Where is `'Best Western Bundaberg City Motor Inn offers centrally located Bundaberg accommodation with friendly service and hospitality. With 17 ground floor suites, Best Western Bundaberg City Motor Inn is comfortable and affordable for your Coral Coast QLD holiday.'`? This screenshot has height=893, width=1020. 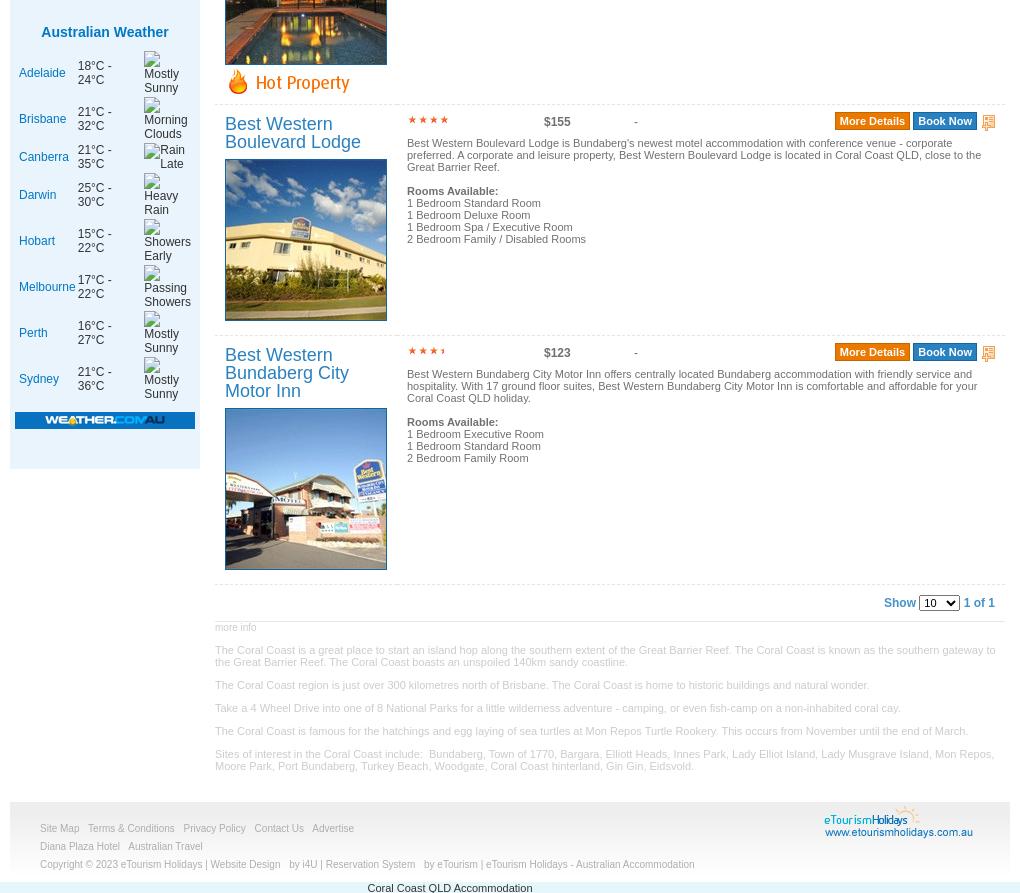 'Best Western Bundaberg City Motor Inn offers centrally located Bundaberg accommodation with friendly service and hospitality. With 17 ground floor suites, Best Western Bundaberg City Motor Inn is comfortable and affordable for your Coral Coast QLD holiday.' is located at coordinates (690, 386).